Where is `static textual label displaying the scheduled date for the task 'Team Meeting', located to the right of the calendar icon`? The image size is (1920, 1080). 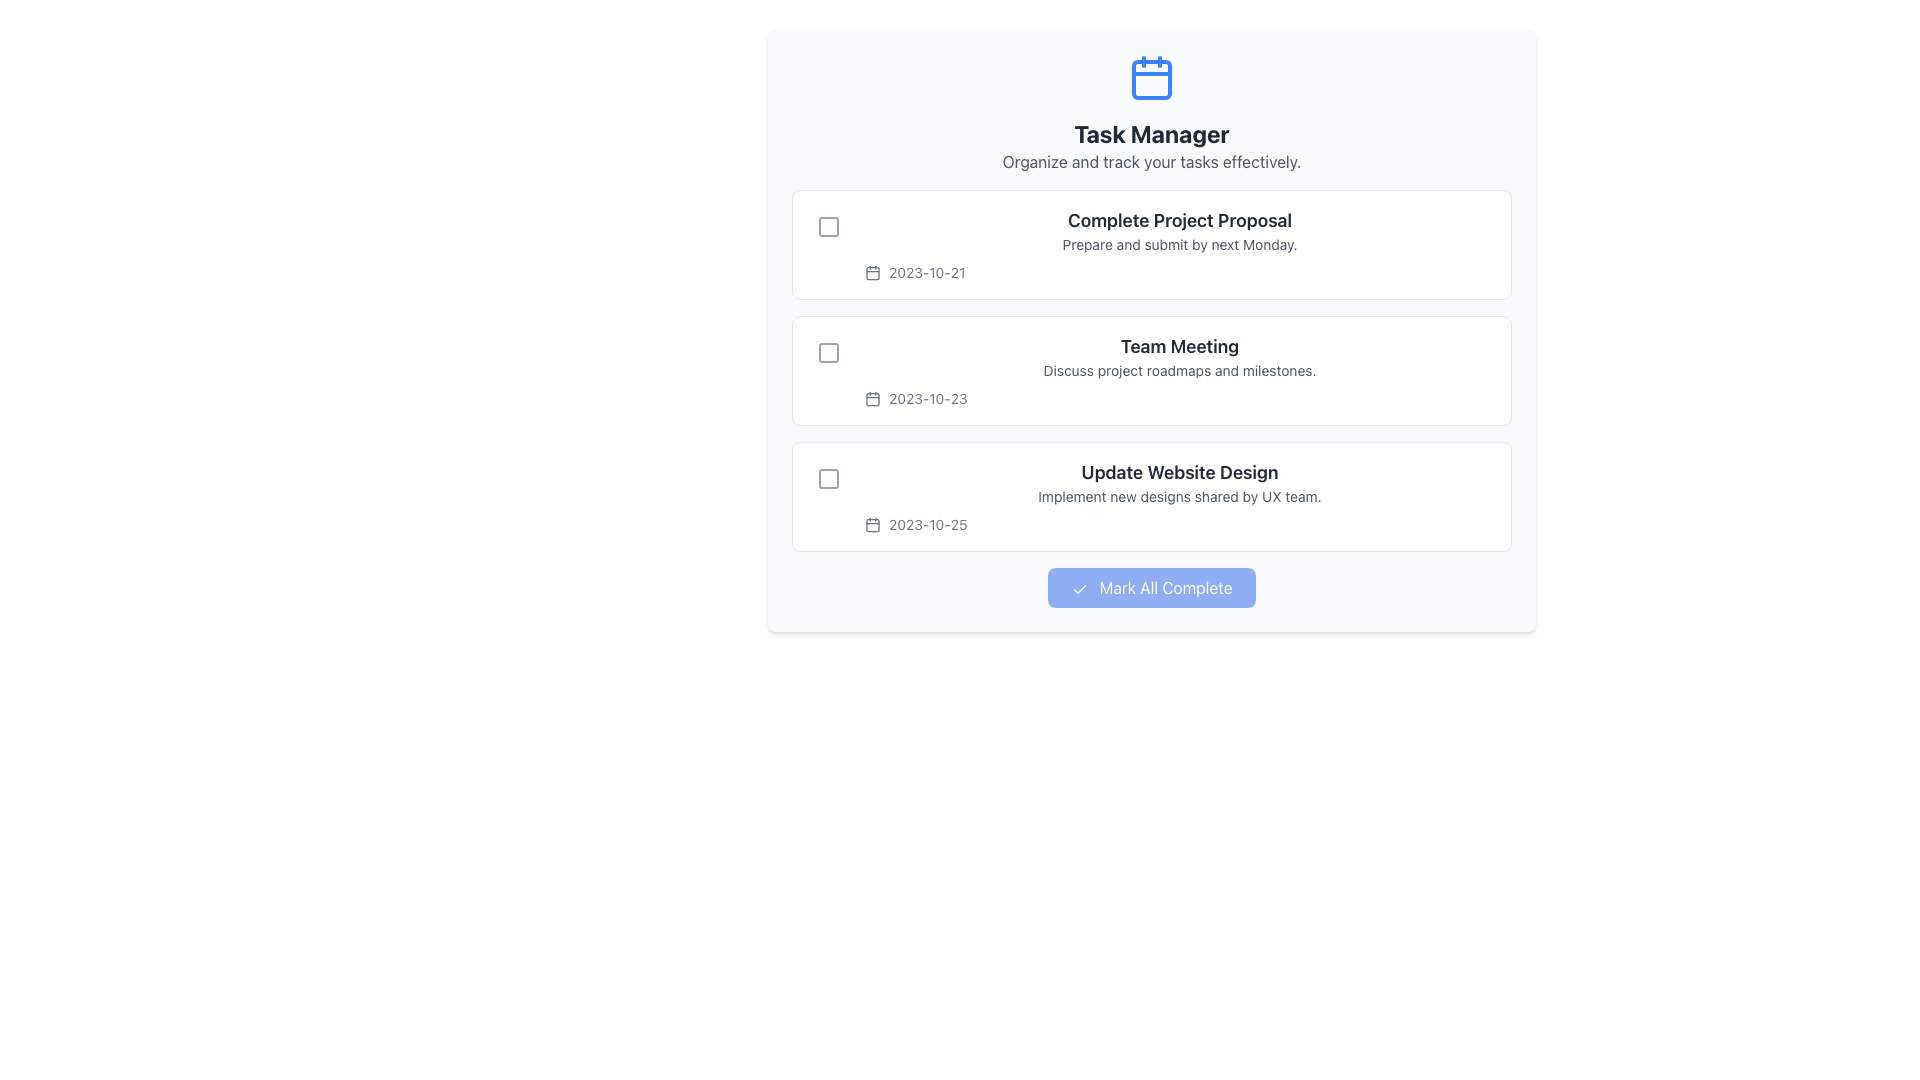
static textual label displaying the scheduled date for the task 'Team Meeting', located to the right of the calendar icon is located at coordinates (927, 398).